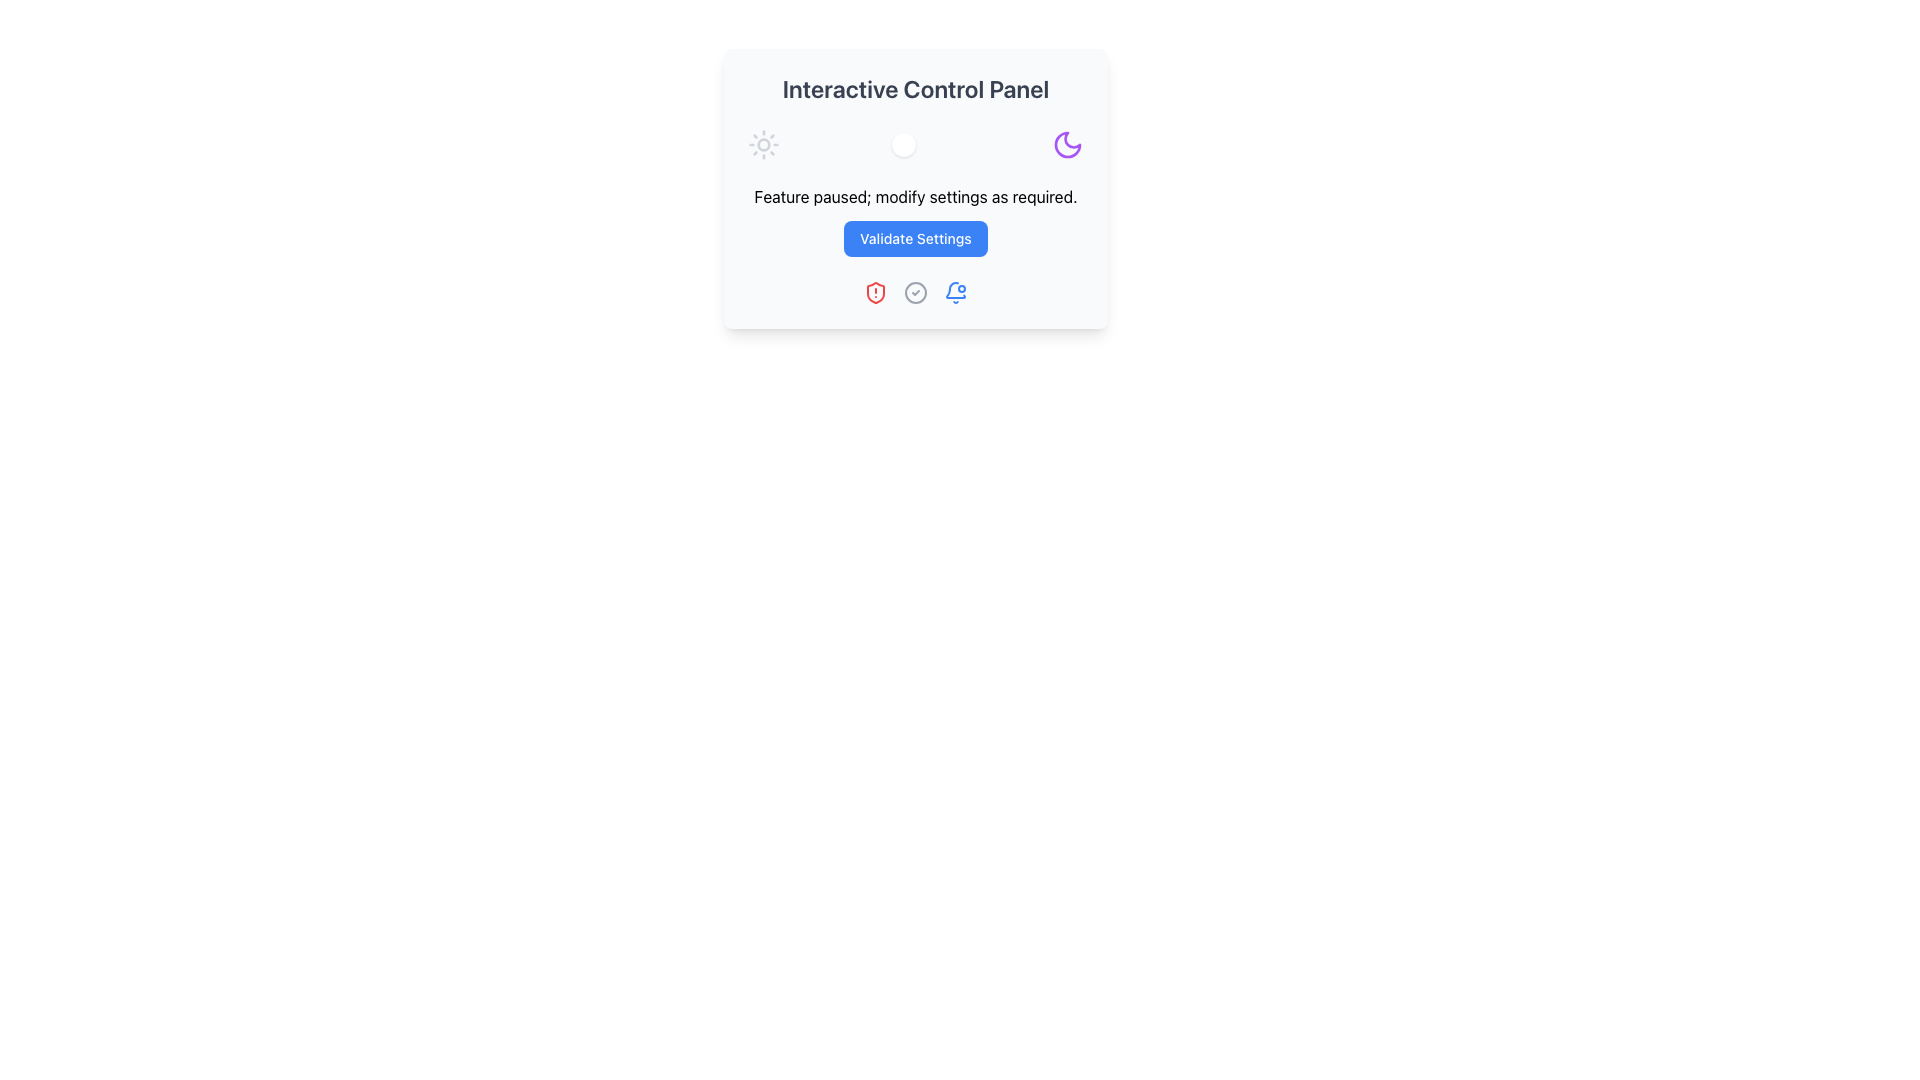 This screenshot has width=1920, height=1080. I want to click on the 'circle-check' icon located in the 'Interactive Control Panel' section, which is the second icon from the left, if its functionality is enabled, so click(915, 293).